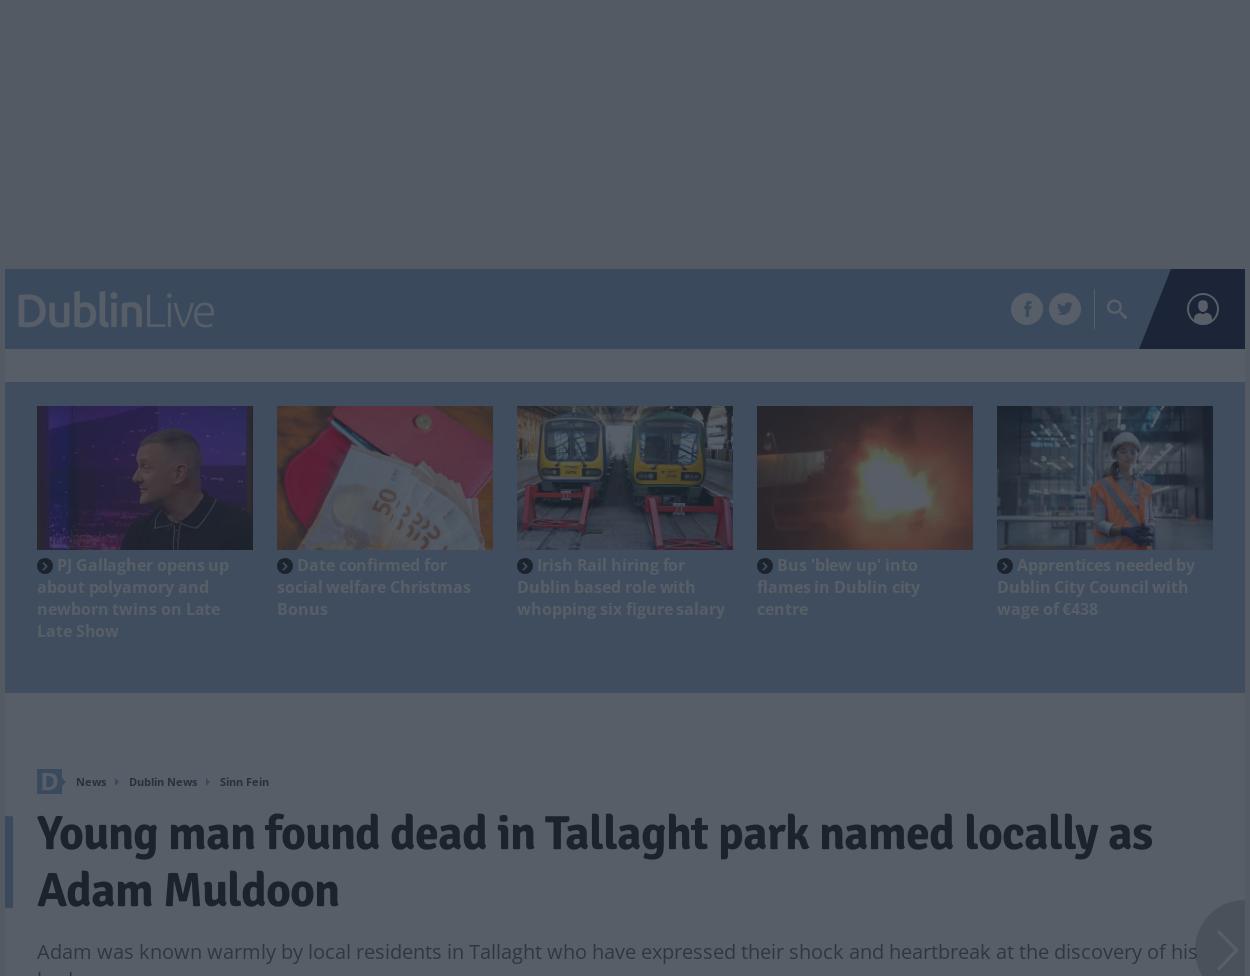  I want to click on 'Sinn Fein', so click(219, 781).